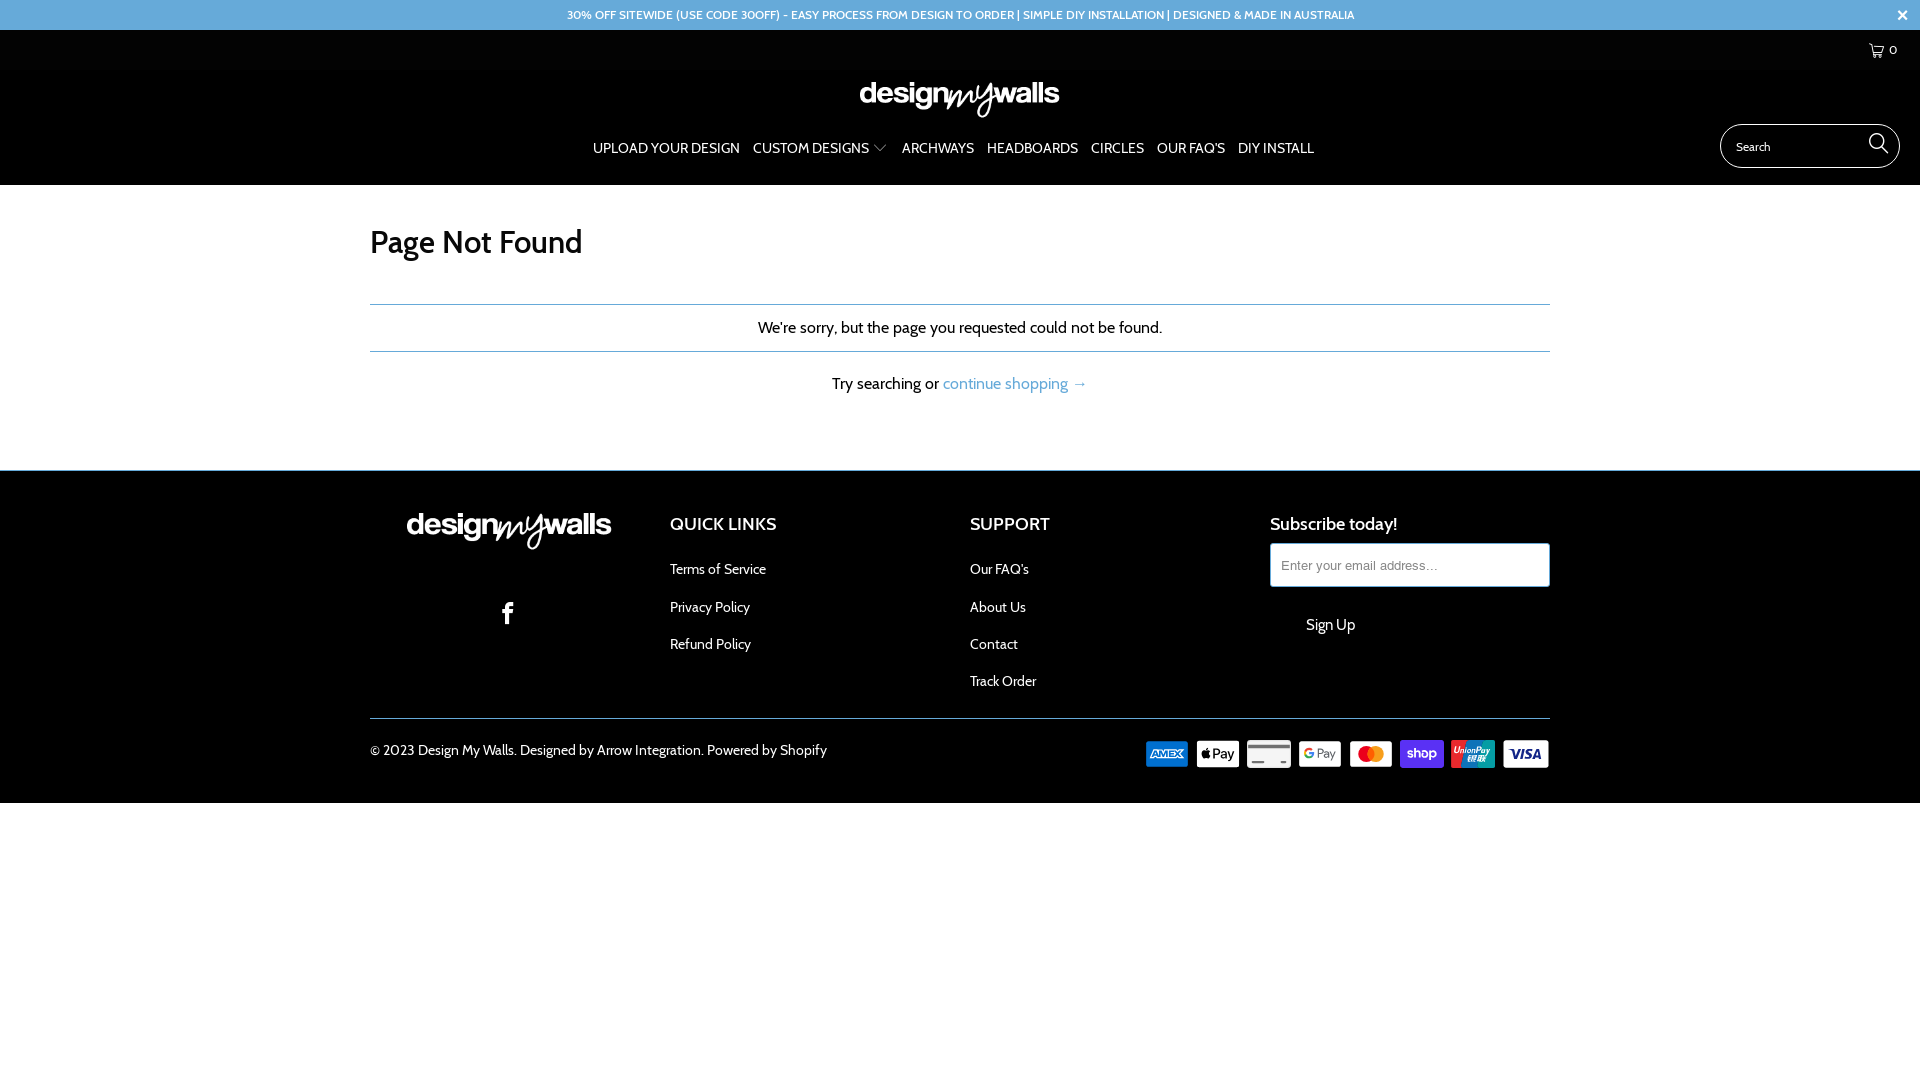  I want to click on 'Contact', so click(969, 644).